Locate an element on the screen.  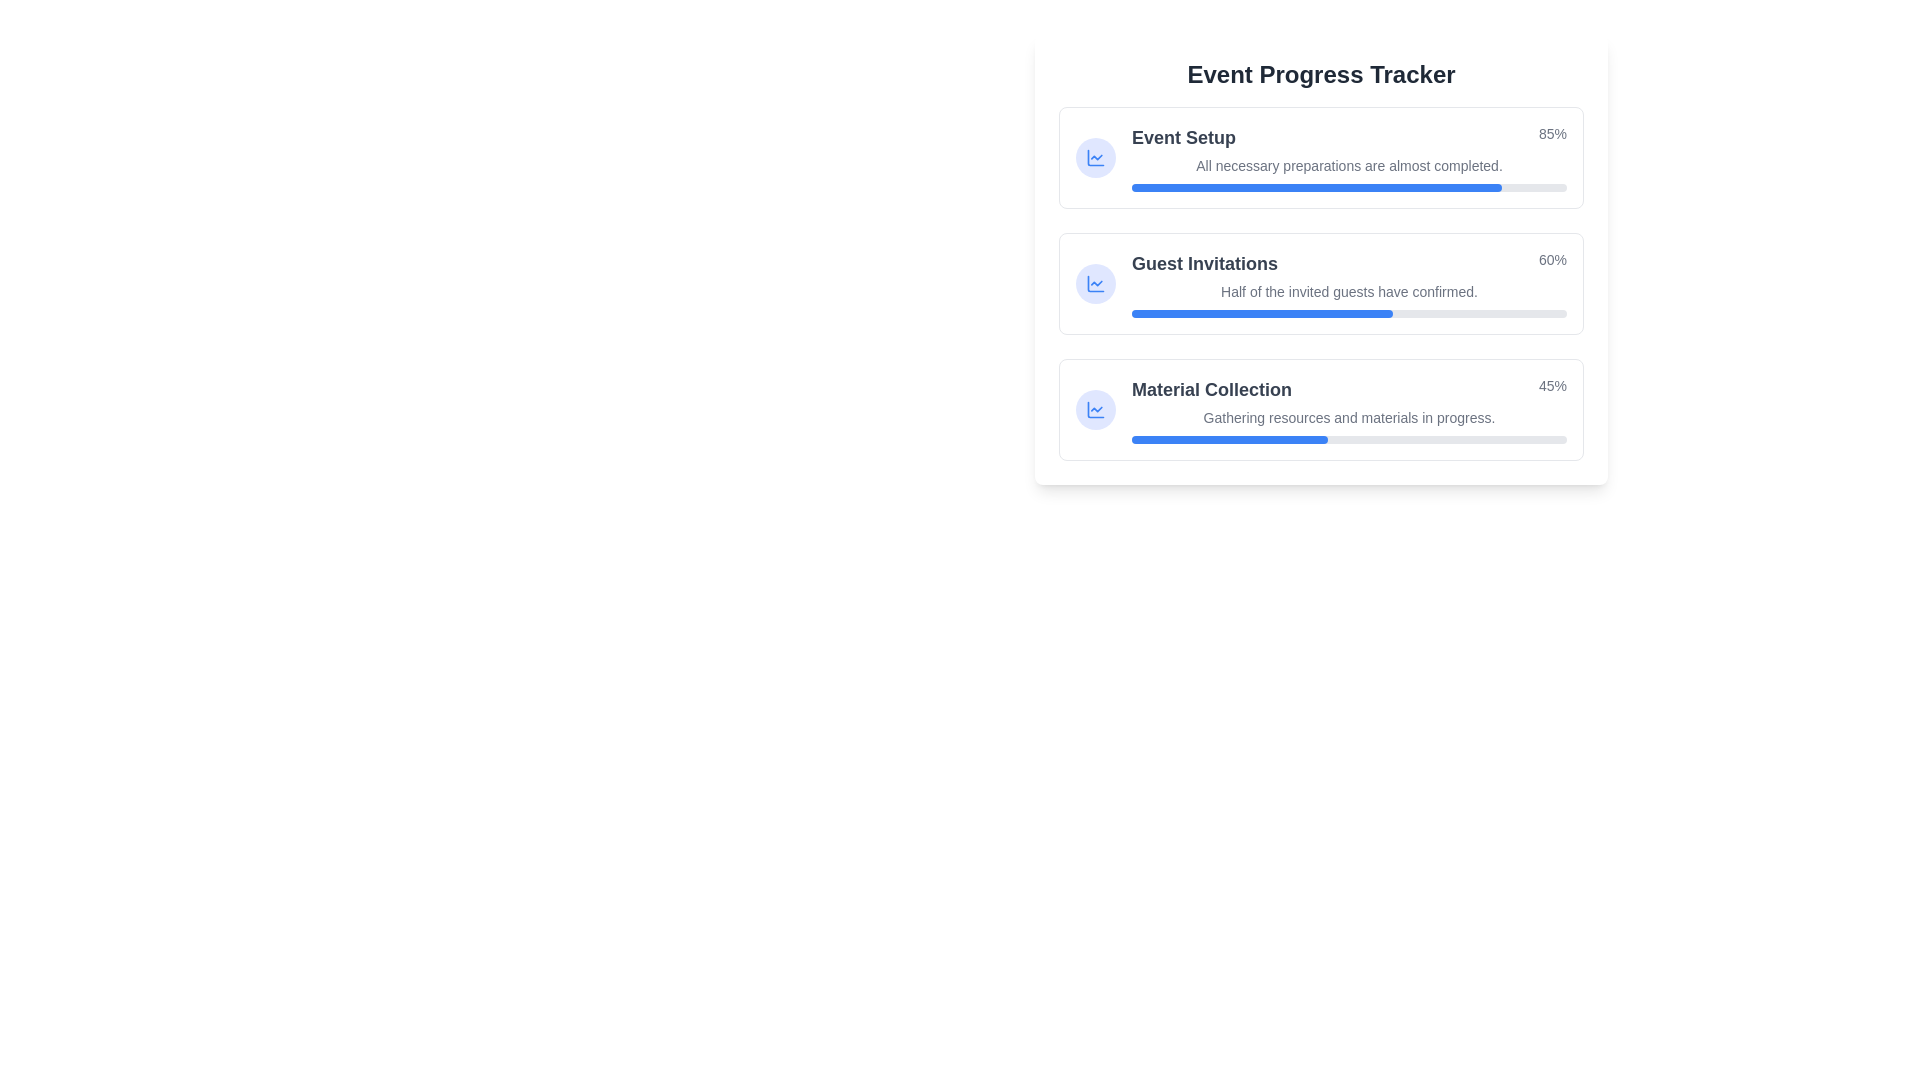
the Text label that provides additional context for the 'Material Collection' section, which is positioned below 'Material Collection' and '45%', and above a progress bar is located at coordinates (1349, 416).